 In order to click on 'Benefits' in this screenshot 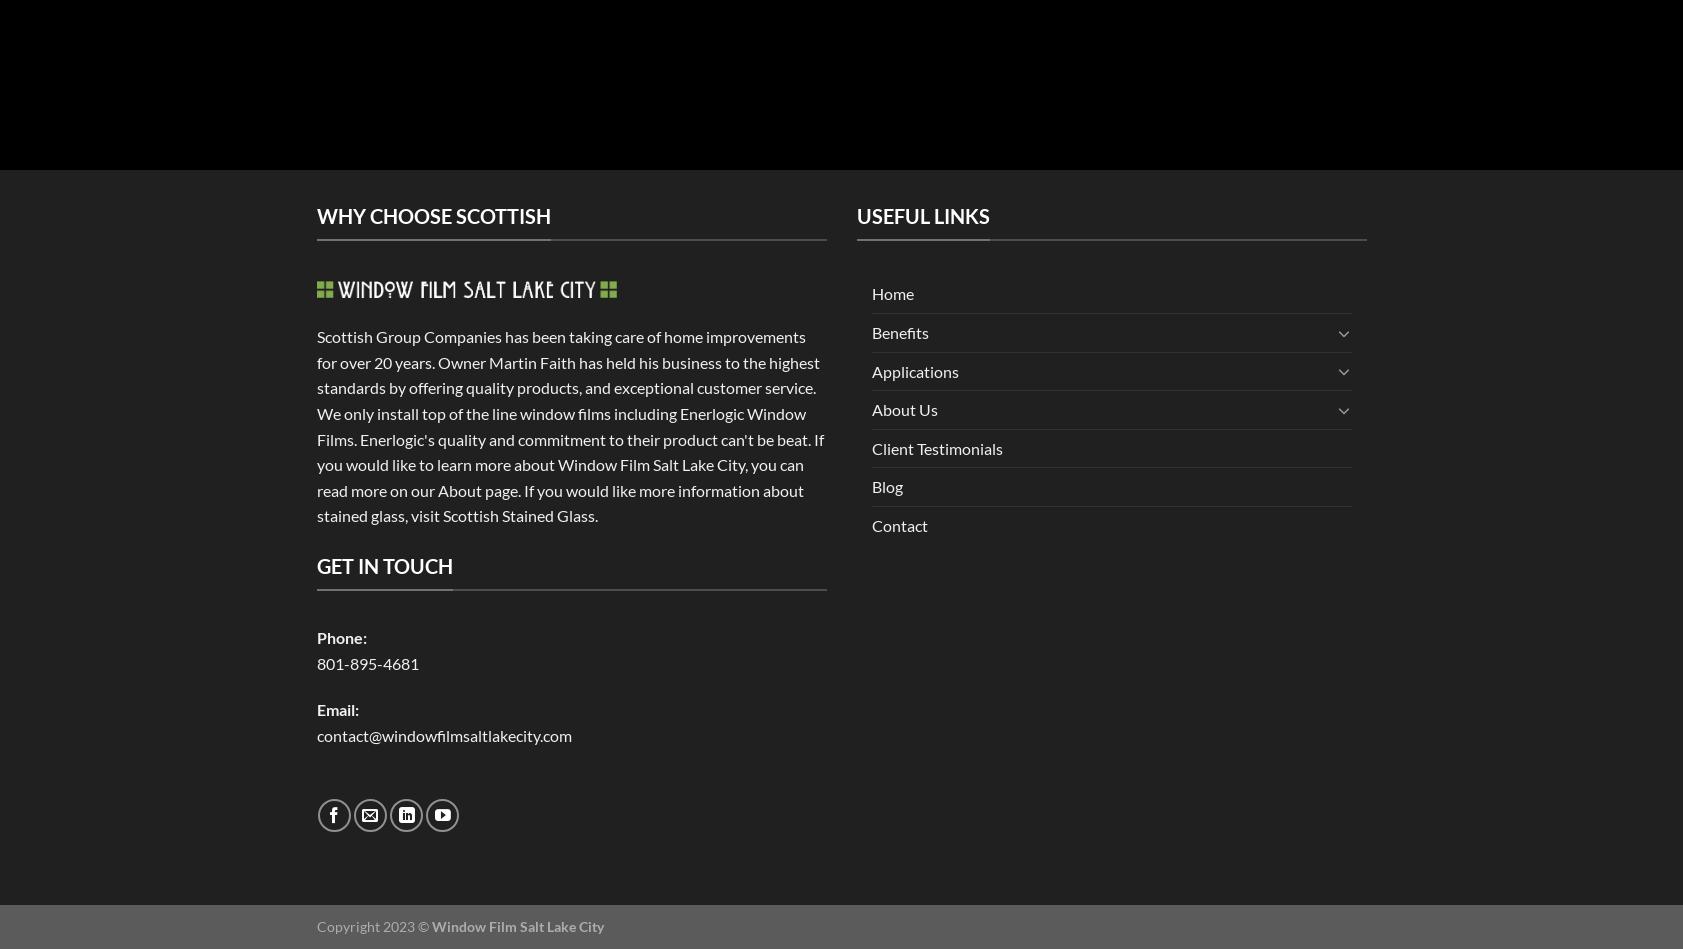, I will do `click(899, 331)`.